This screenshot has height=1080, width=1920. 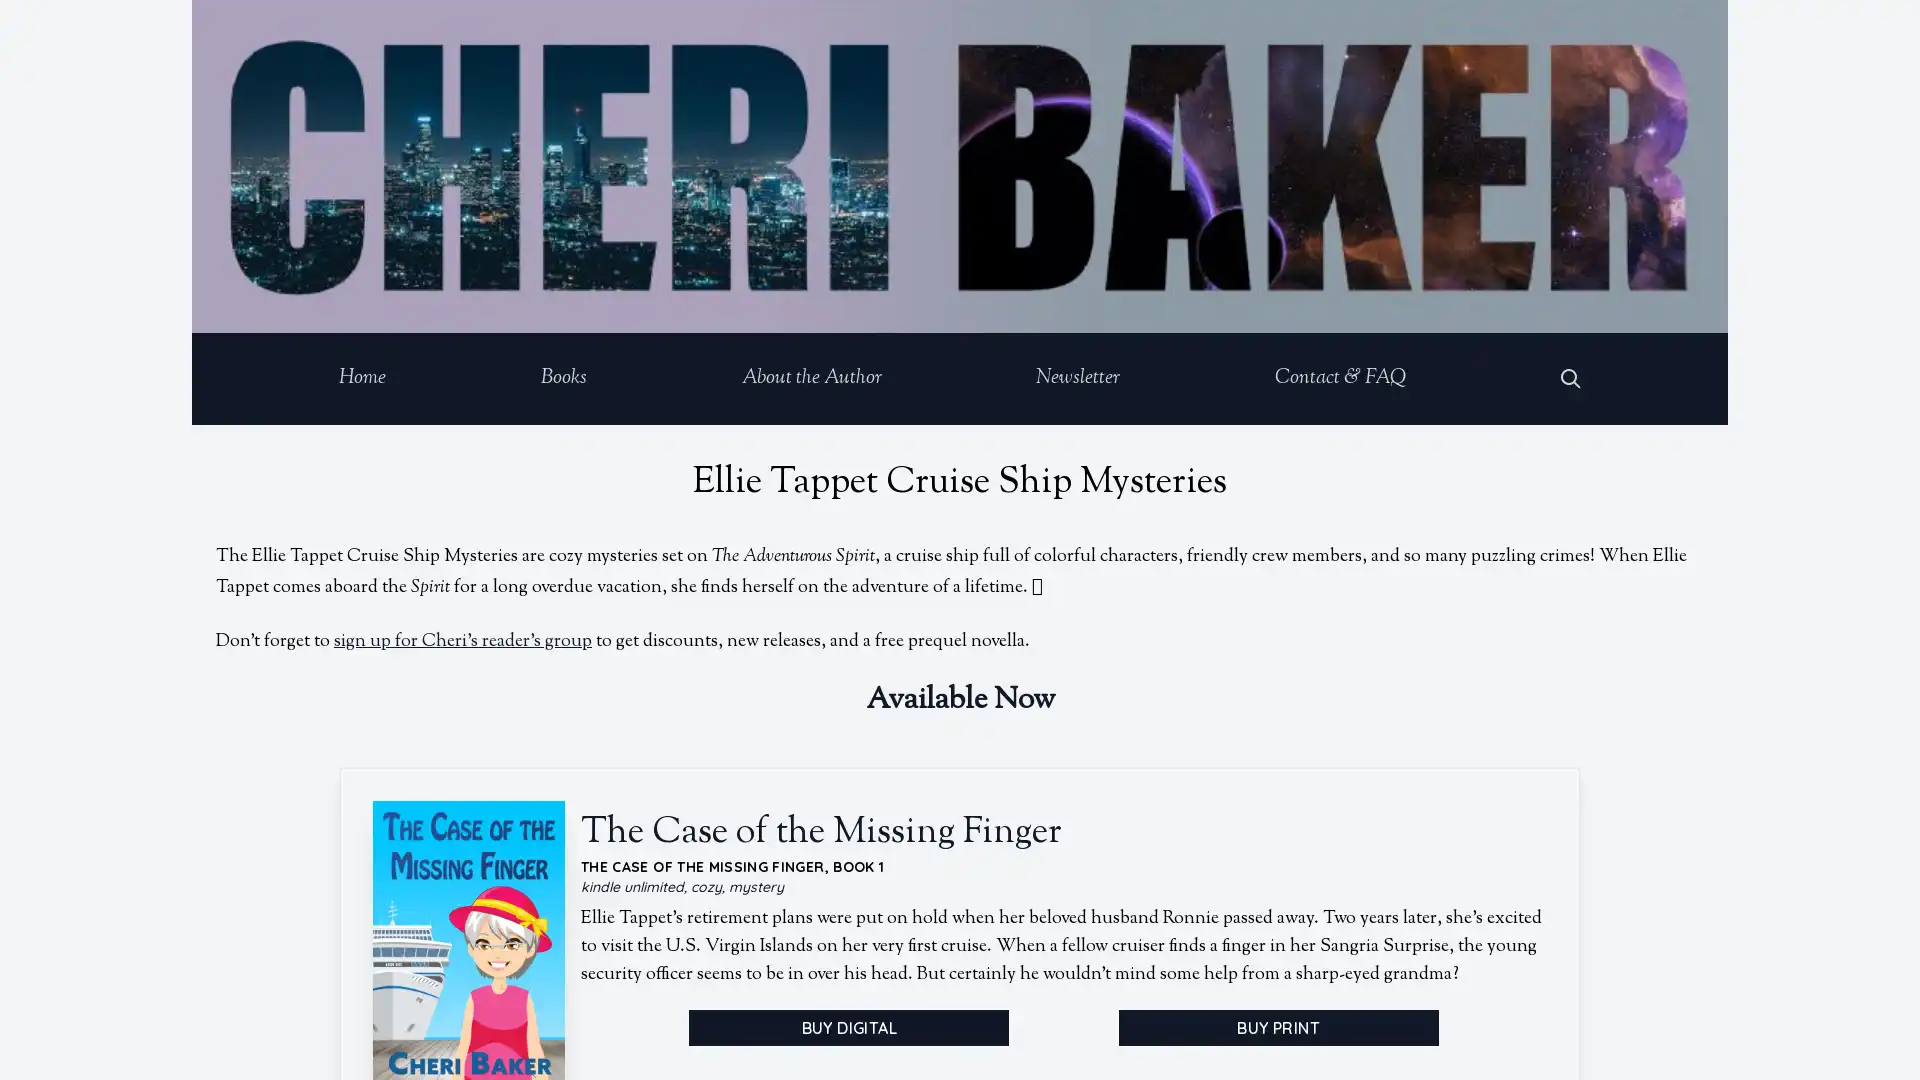 What do you see at coordinates (1569, 378) in the screenshot?
I see `Open Search Dialog` at bounding box center [1569, 378].